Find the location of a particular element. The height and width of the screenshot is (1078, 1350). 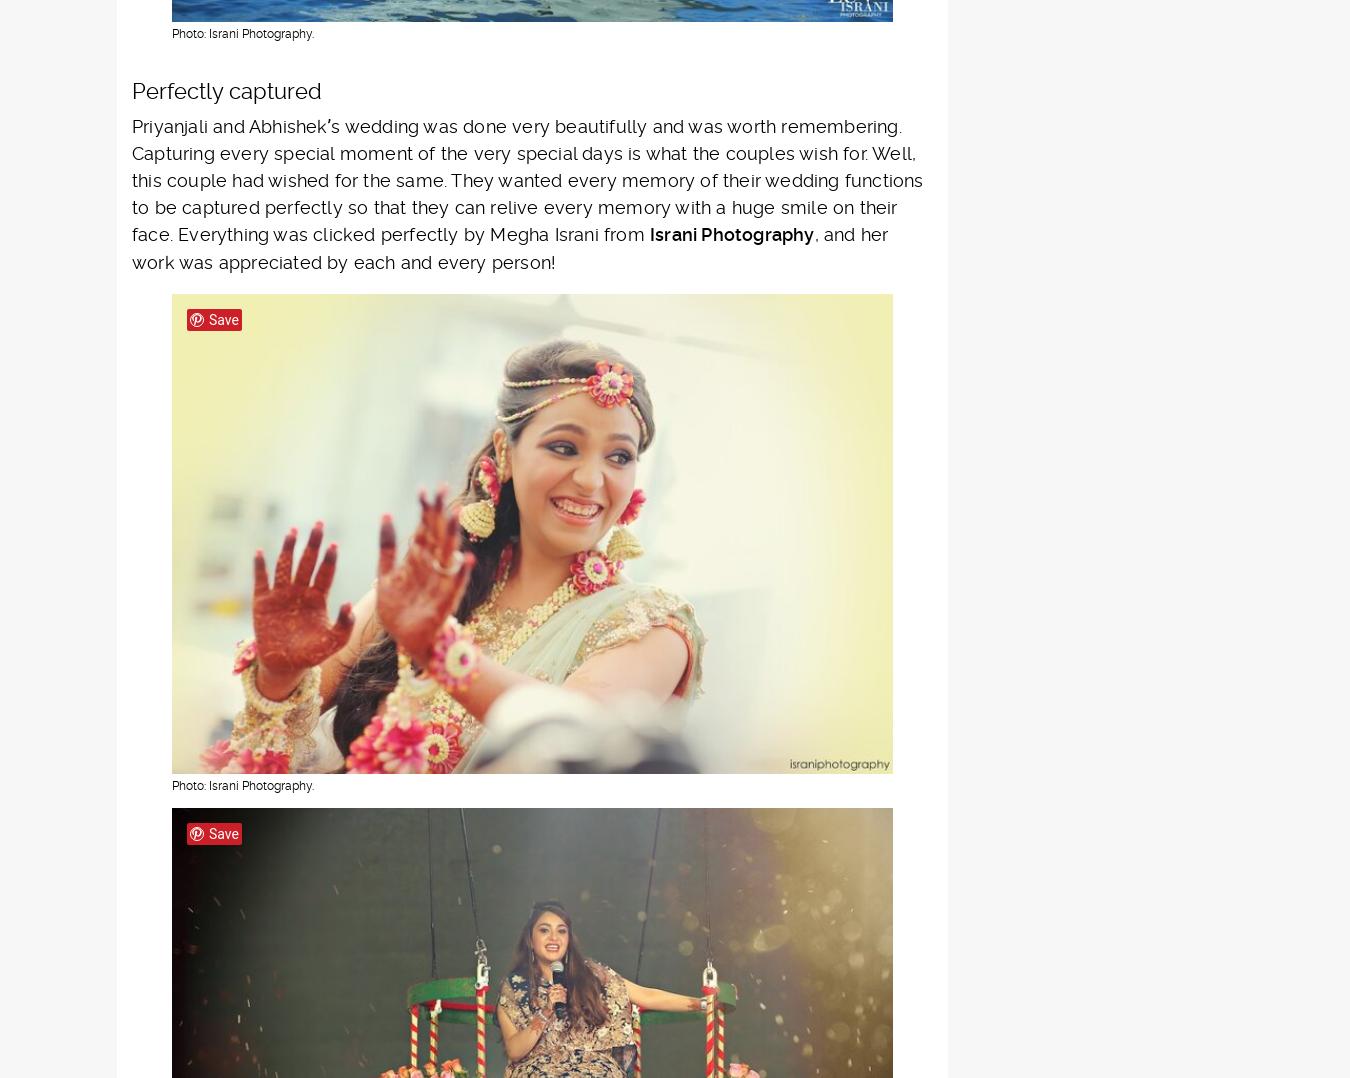

'Top wedding photography of Tamil Nadu' is located at coordinates (175, 370).